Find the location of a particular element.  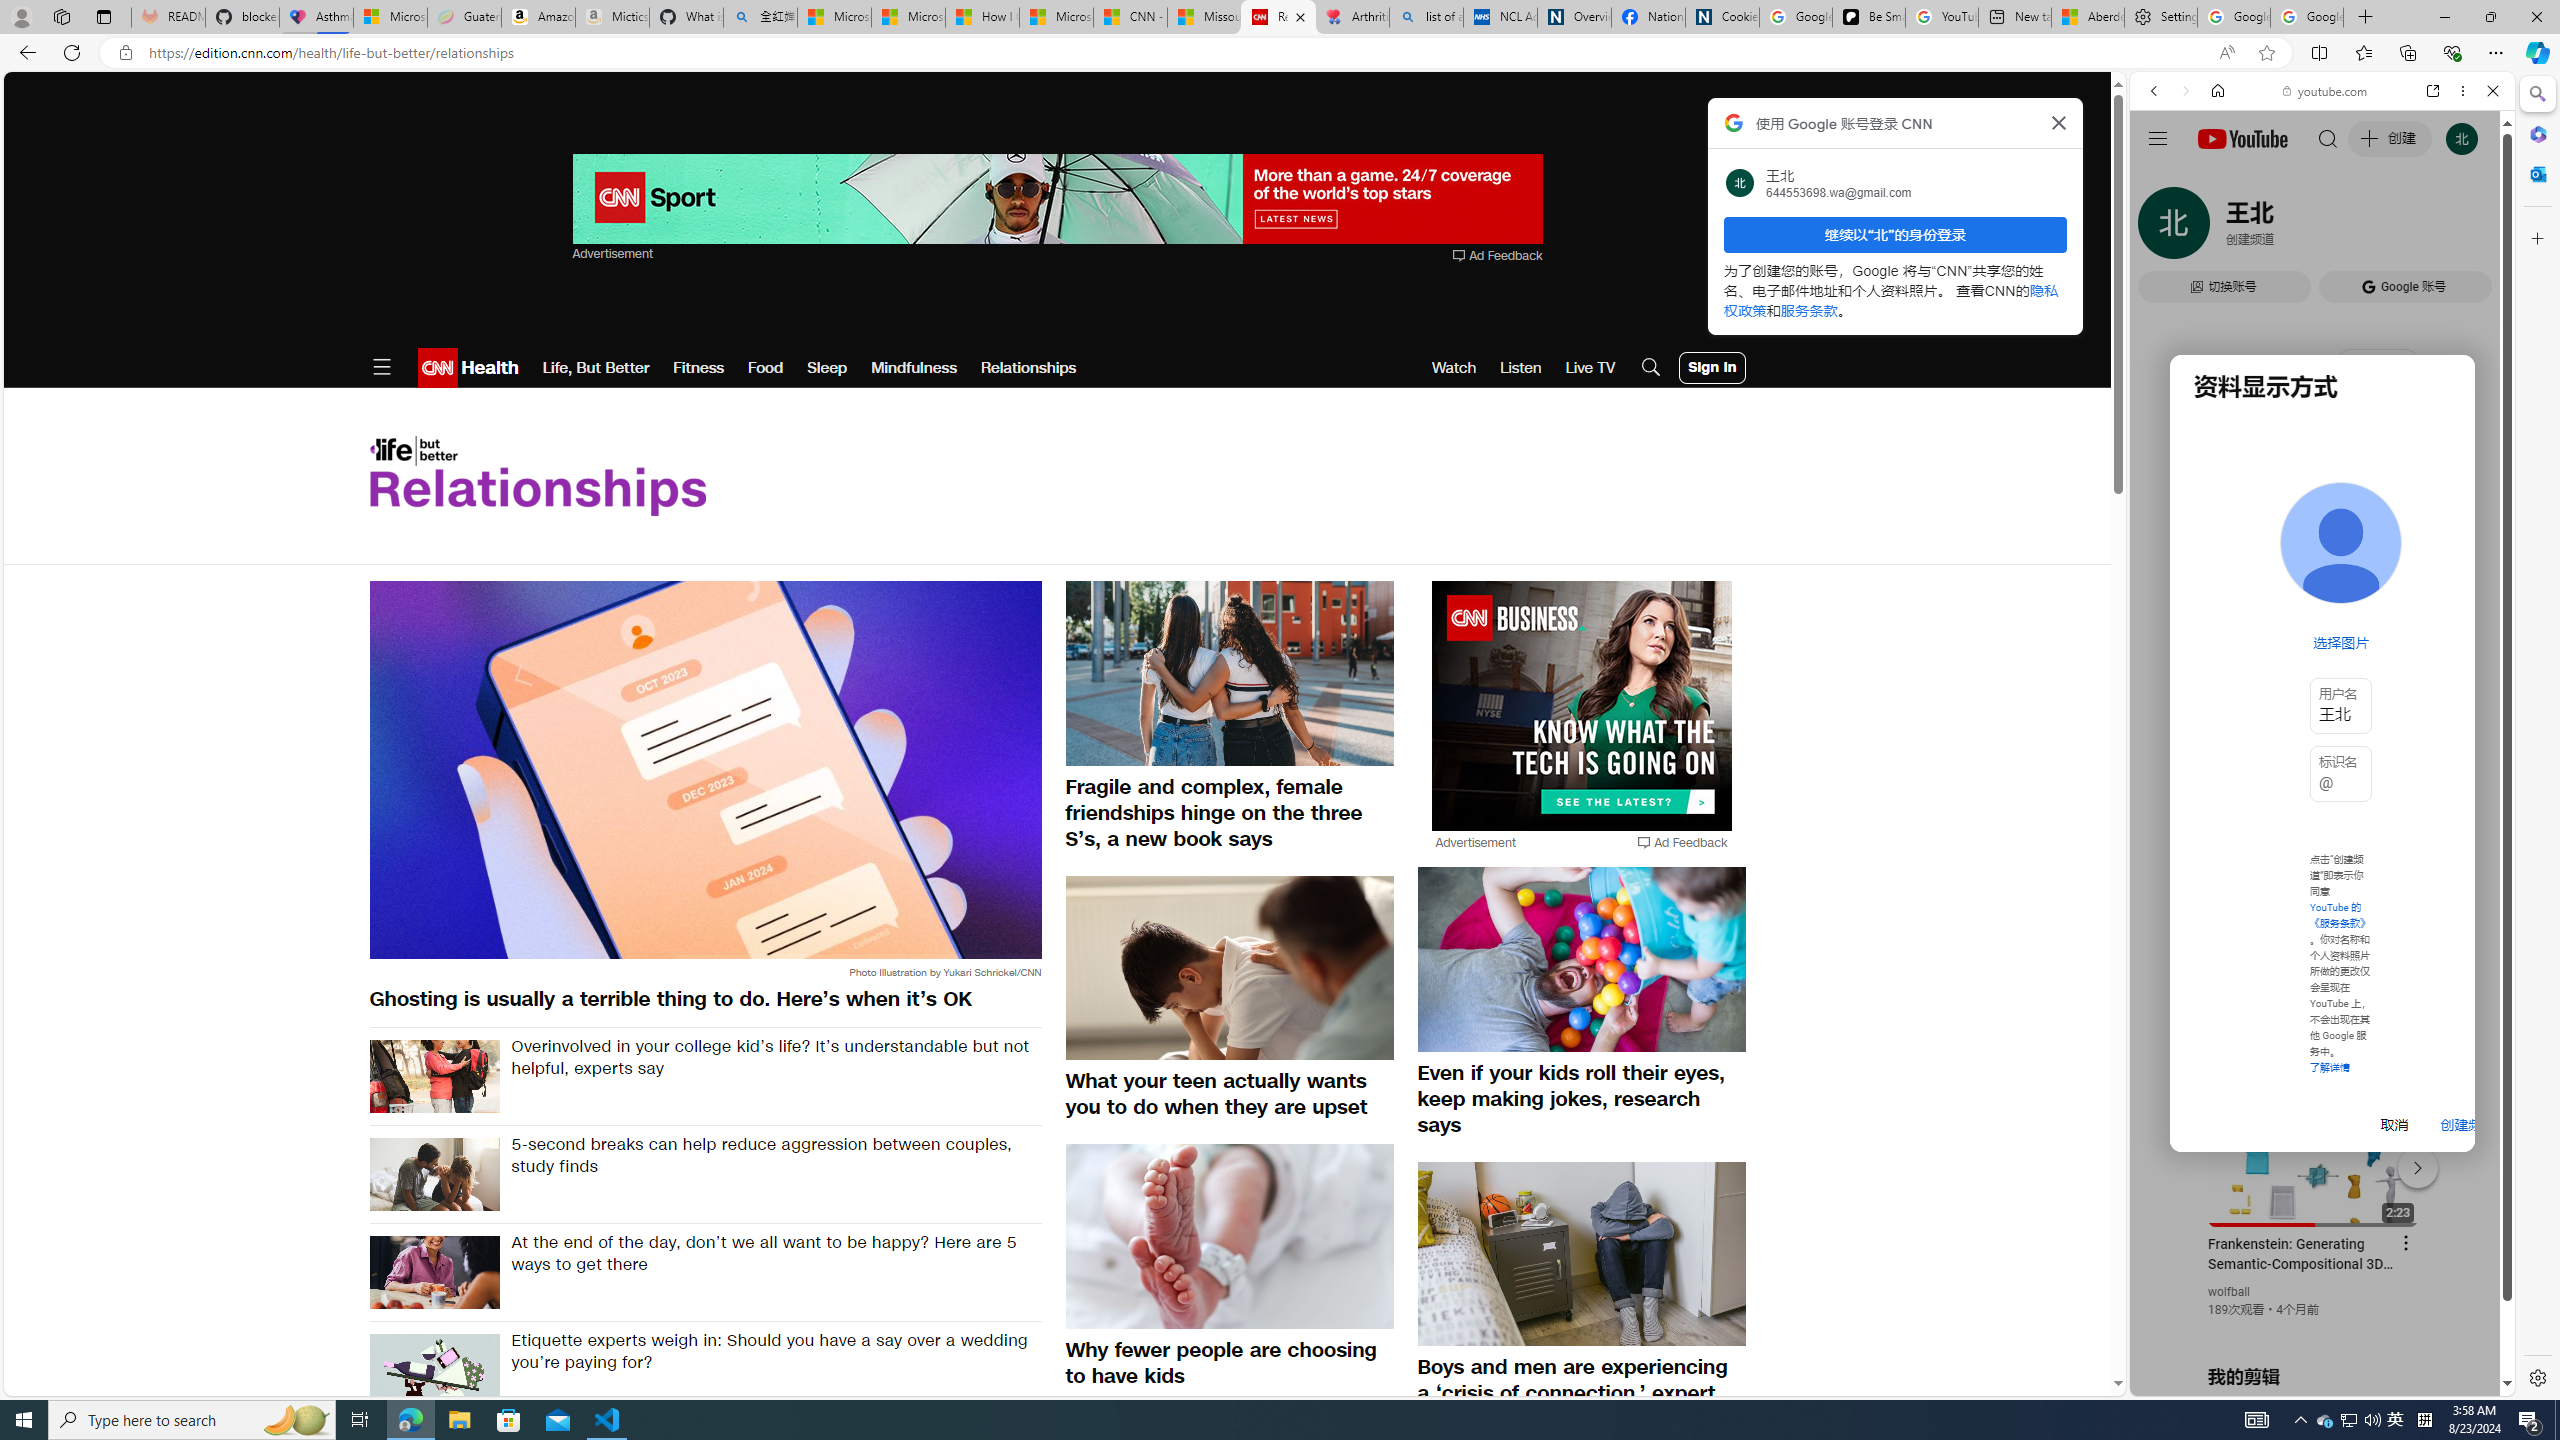

'Relationships' is located at coordinates (1028, 367).